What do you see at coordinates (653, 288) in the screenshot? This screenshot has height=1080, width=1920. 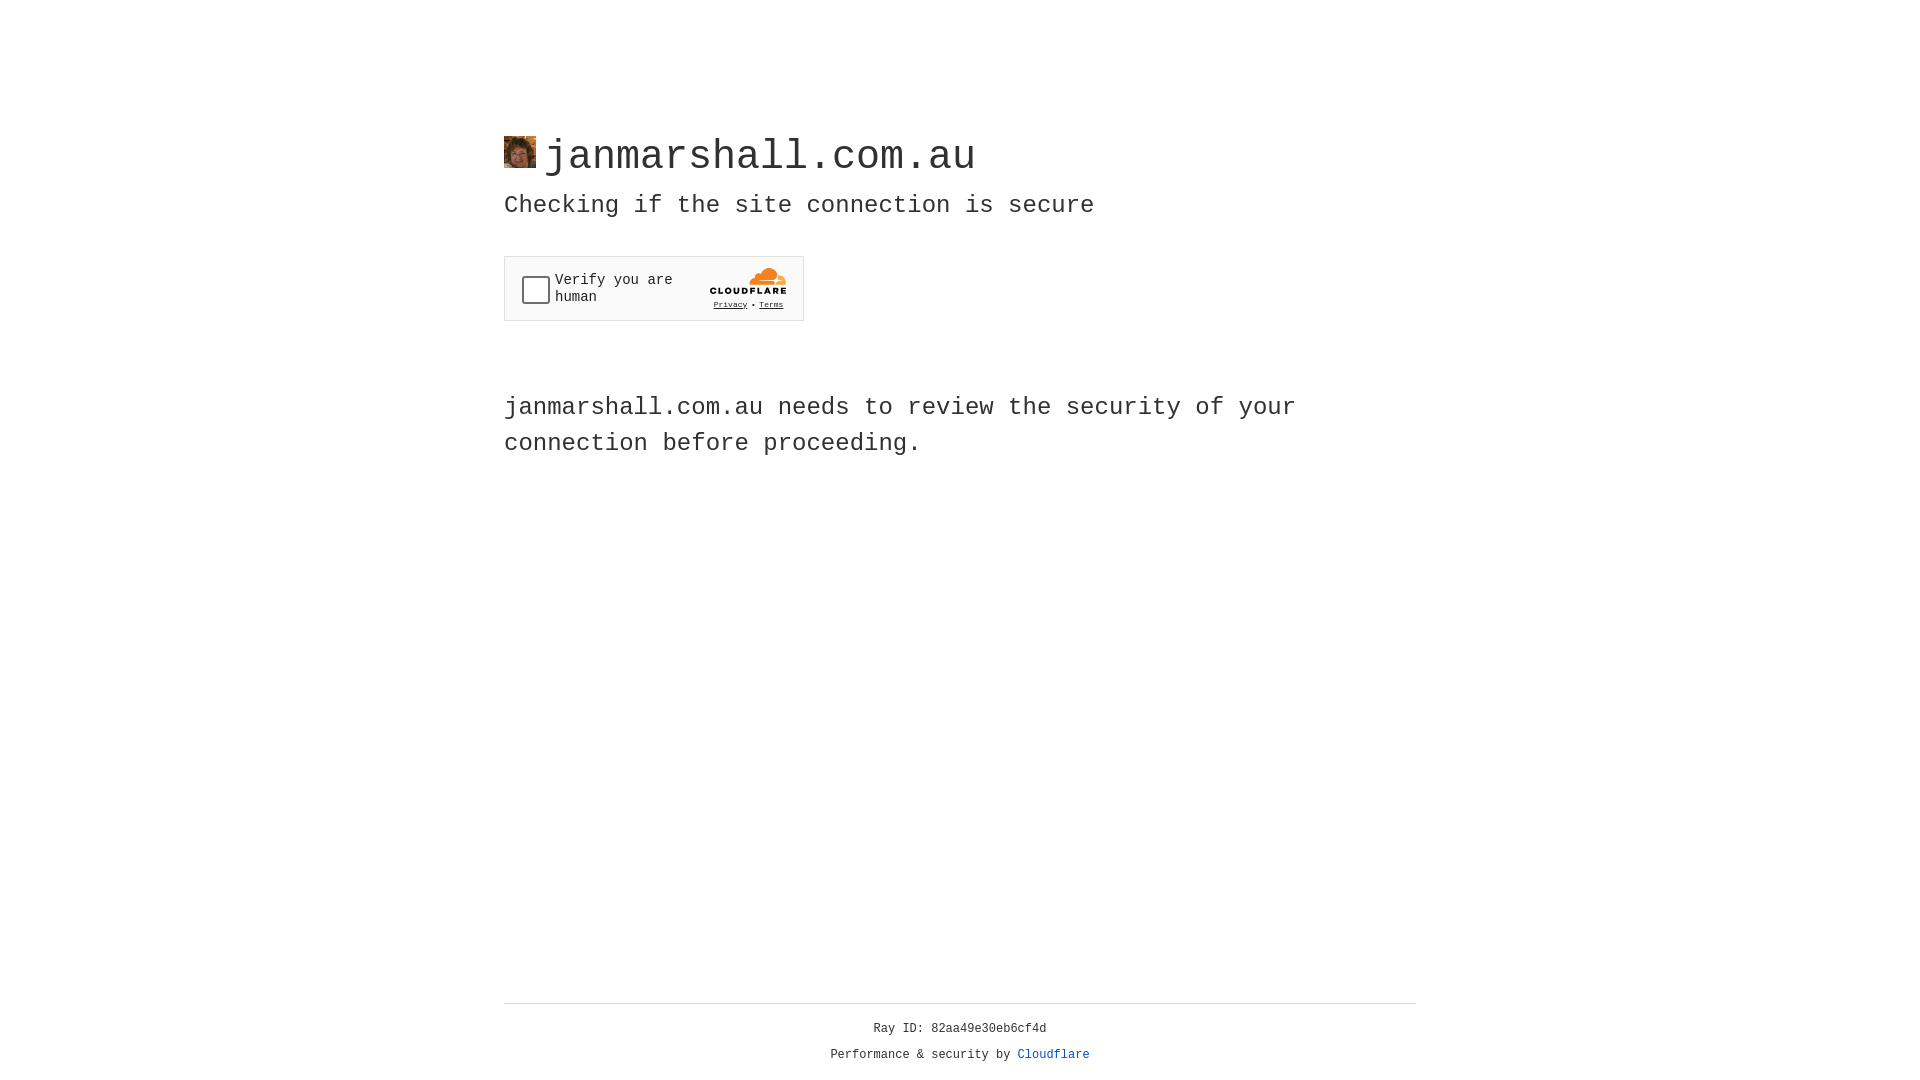 I see `'Widget containing a Cloudflare security challenge'` at bounding box center [653, 288].